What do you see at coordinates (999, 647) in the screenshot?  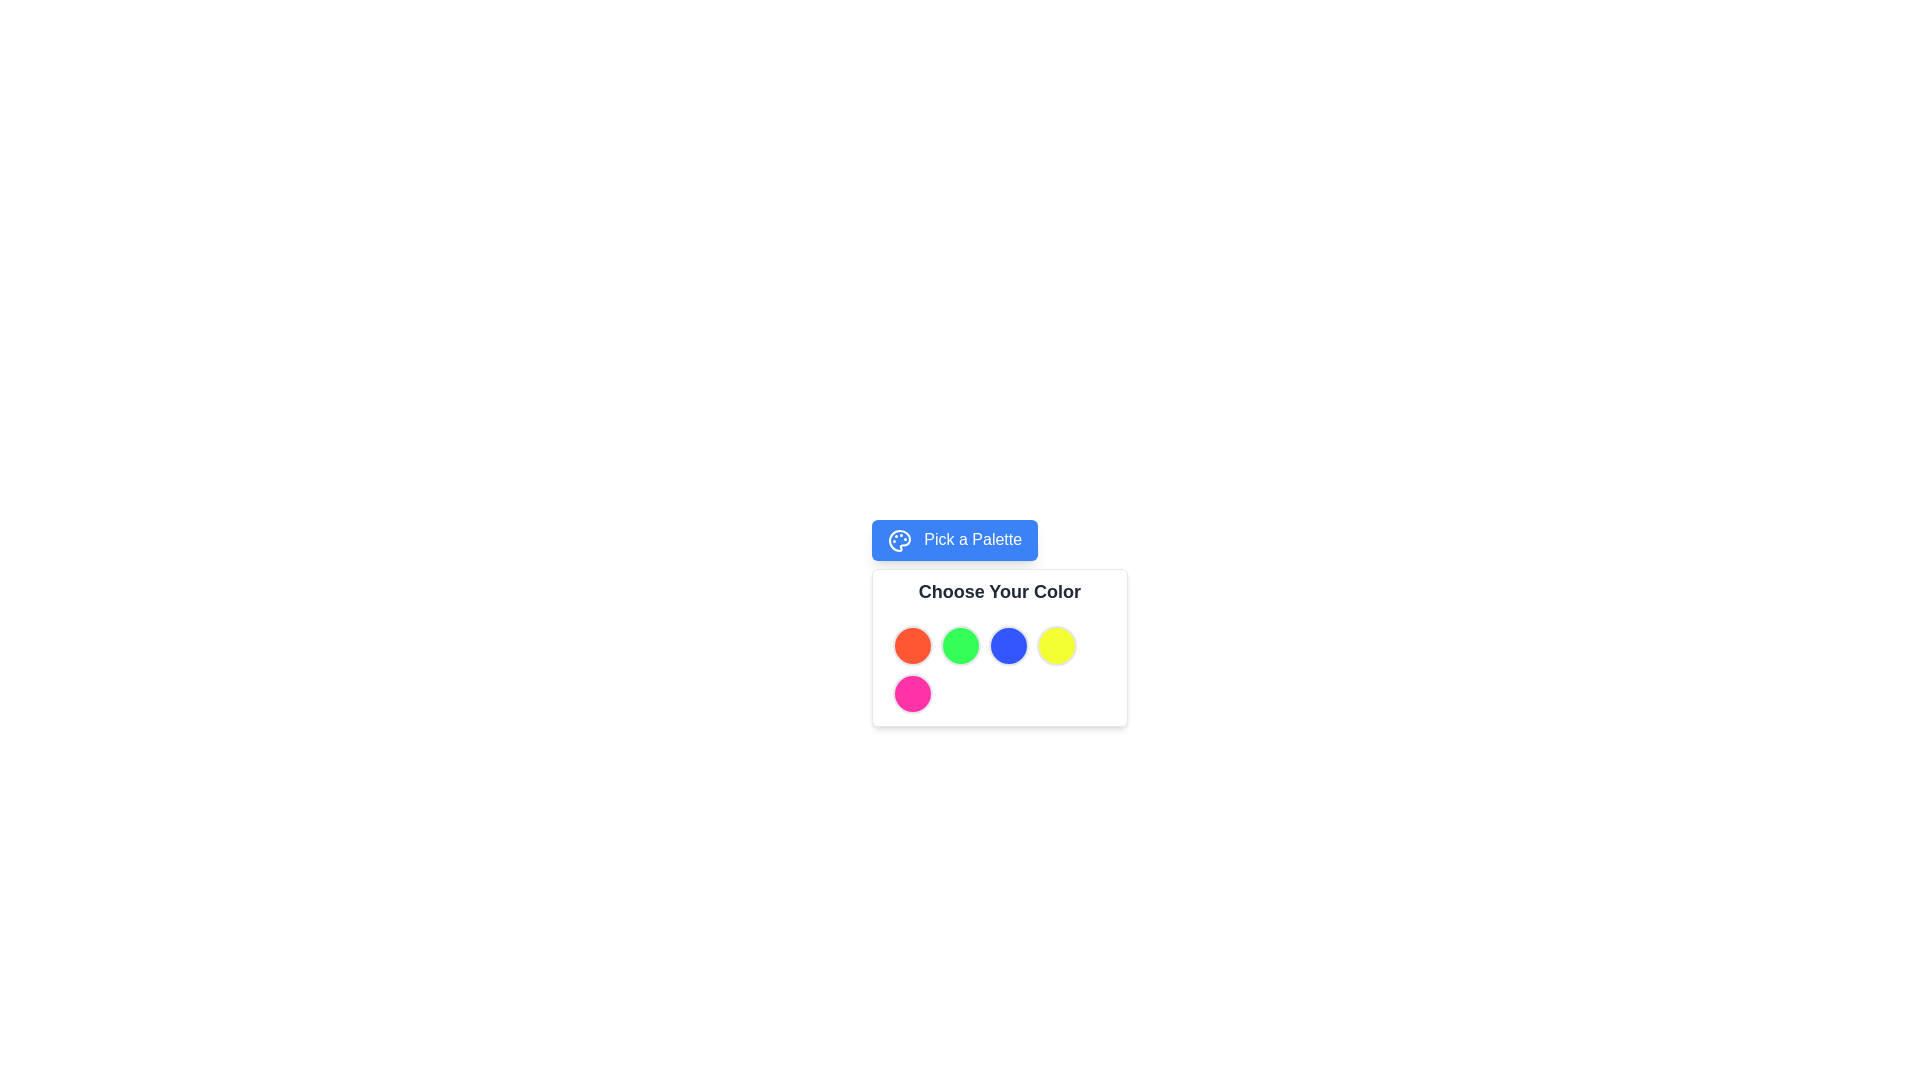 I see `the blue color selection button, which is the third circle in the first row of the color selection grid located below the 'Choose Your Color' title` at bounding box center [999, 647].